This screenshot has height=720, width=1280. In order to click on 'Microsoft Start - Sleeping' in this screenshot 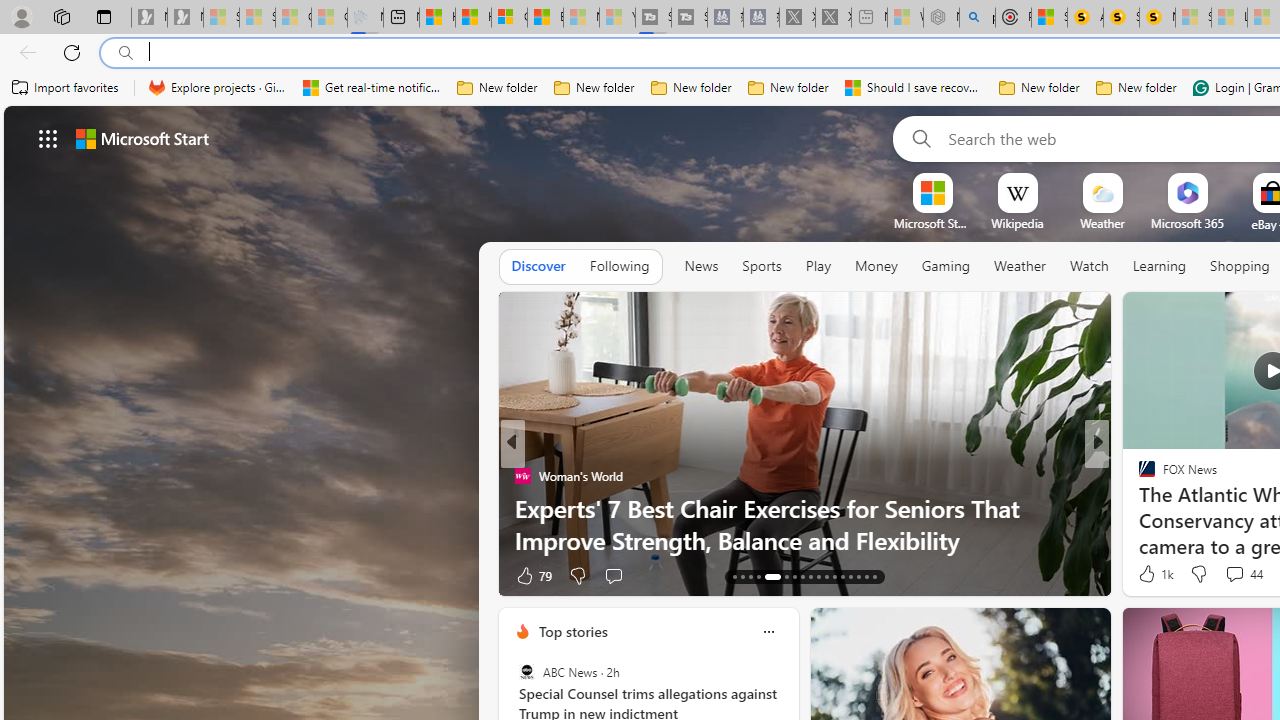, I will do `click(580, 17)`.